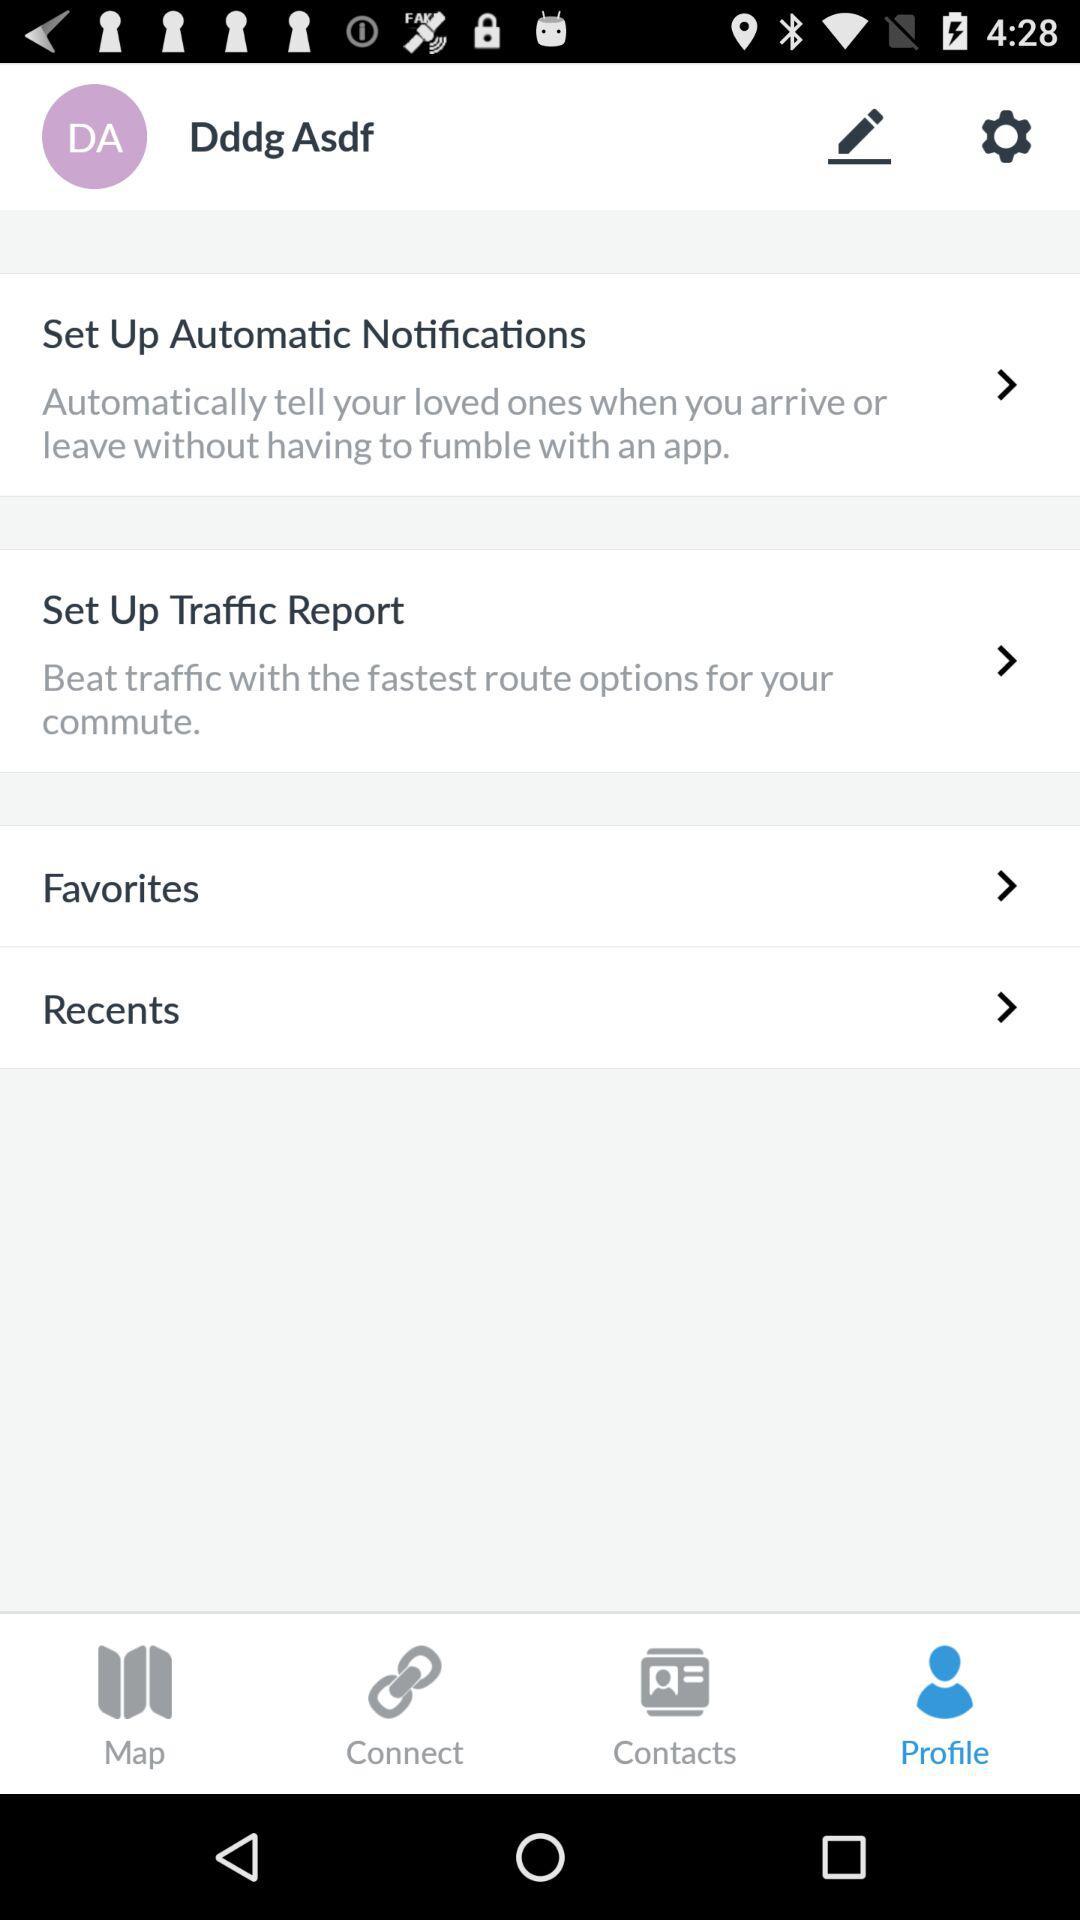 This screenshot has height=1920, width=1080. What do you see at coordinates (858, 135) in the screenshot?
I see `edit` at bounding box center [858, 135].